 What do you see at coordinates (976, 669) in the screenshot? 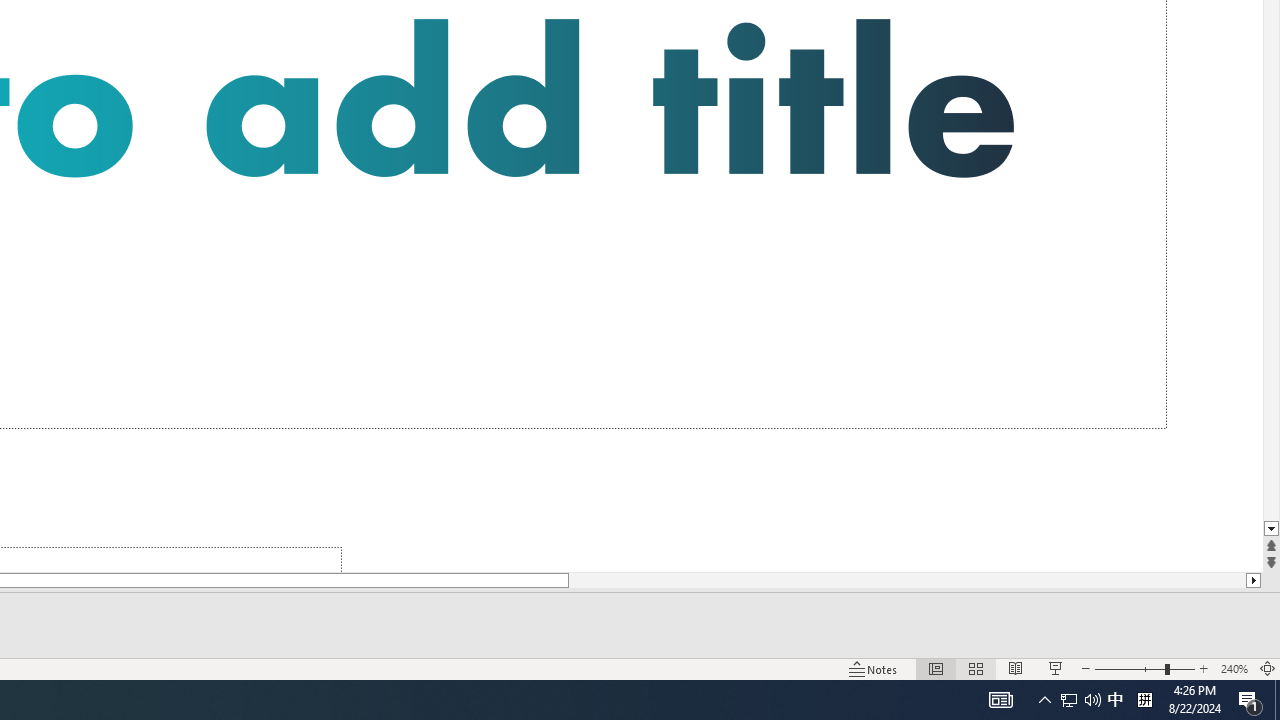
I see `'Slide Sorter'` at bounding box center [976, 669].